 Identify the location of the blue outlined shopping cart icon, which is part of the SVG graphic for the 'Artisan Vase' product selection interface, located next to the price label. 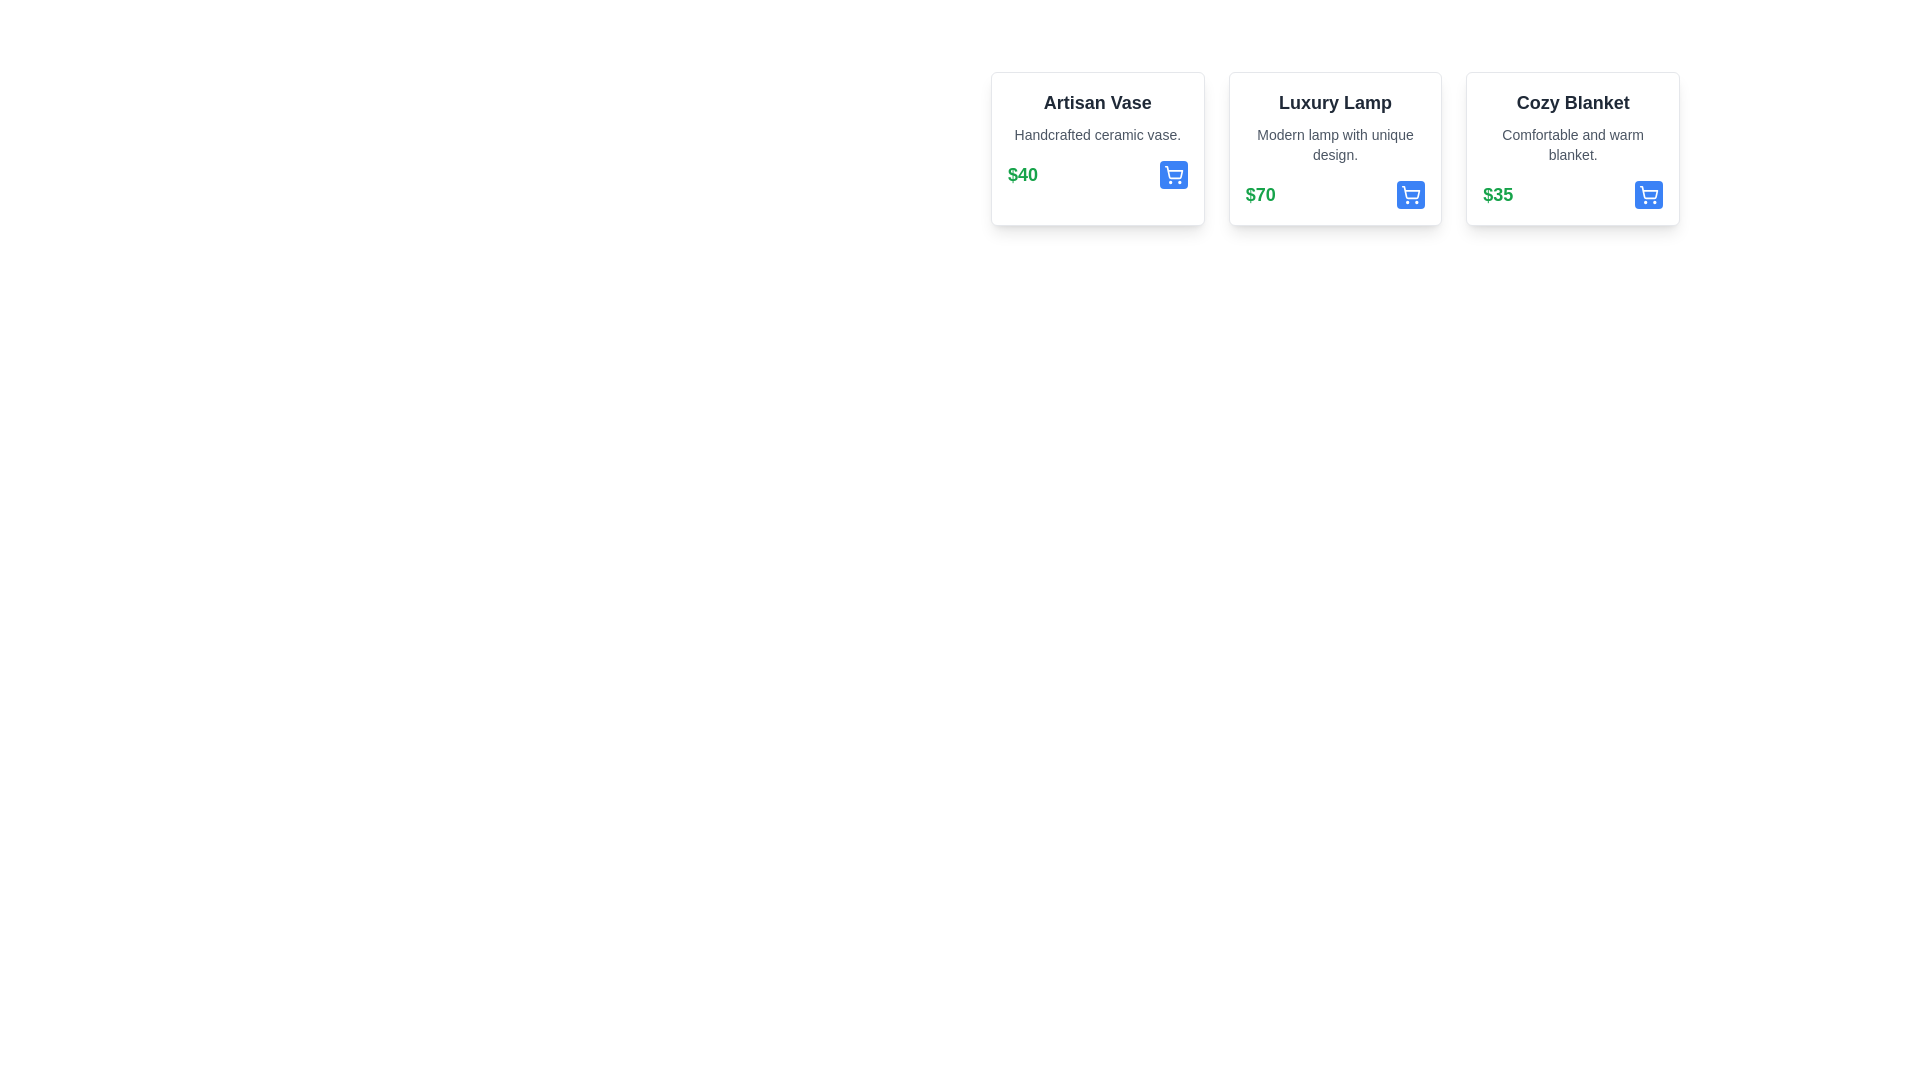
(1173, 171).